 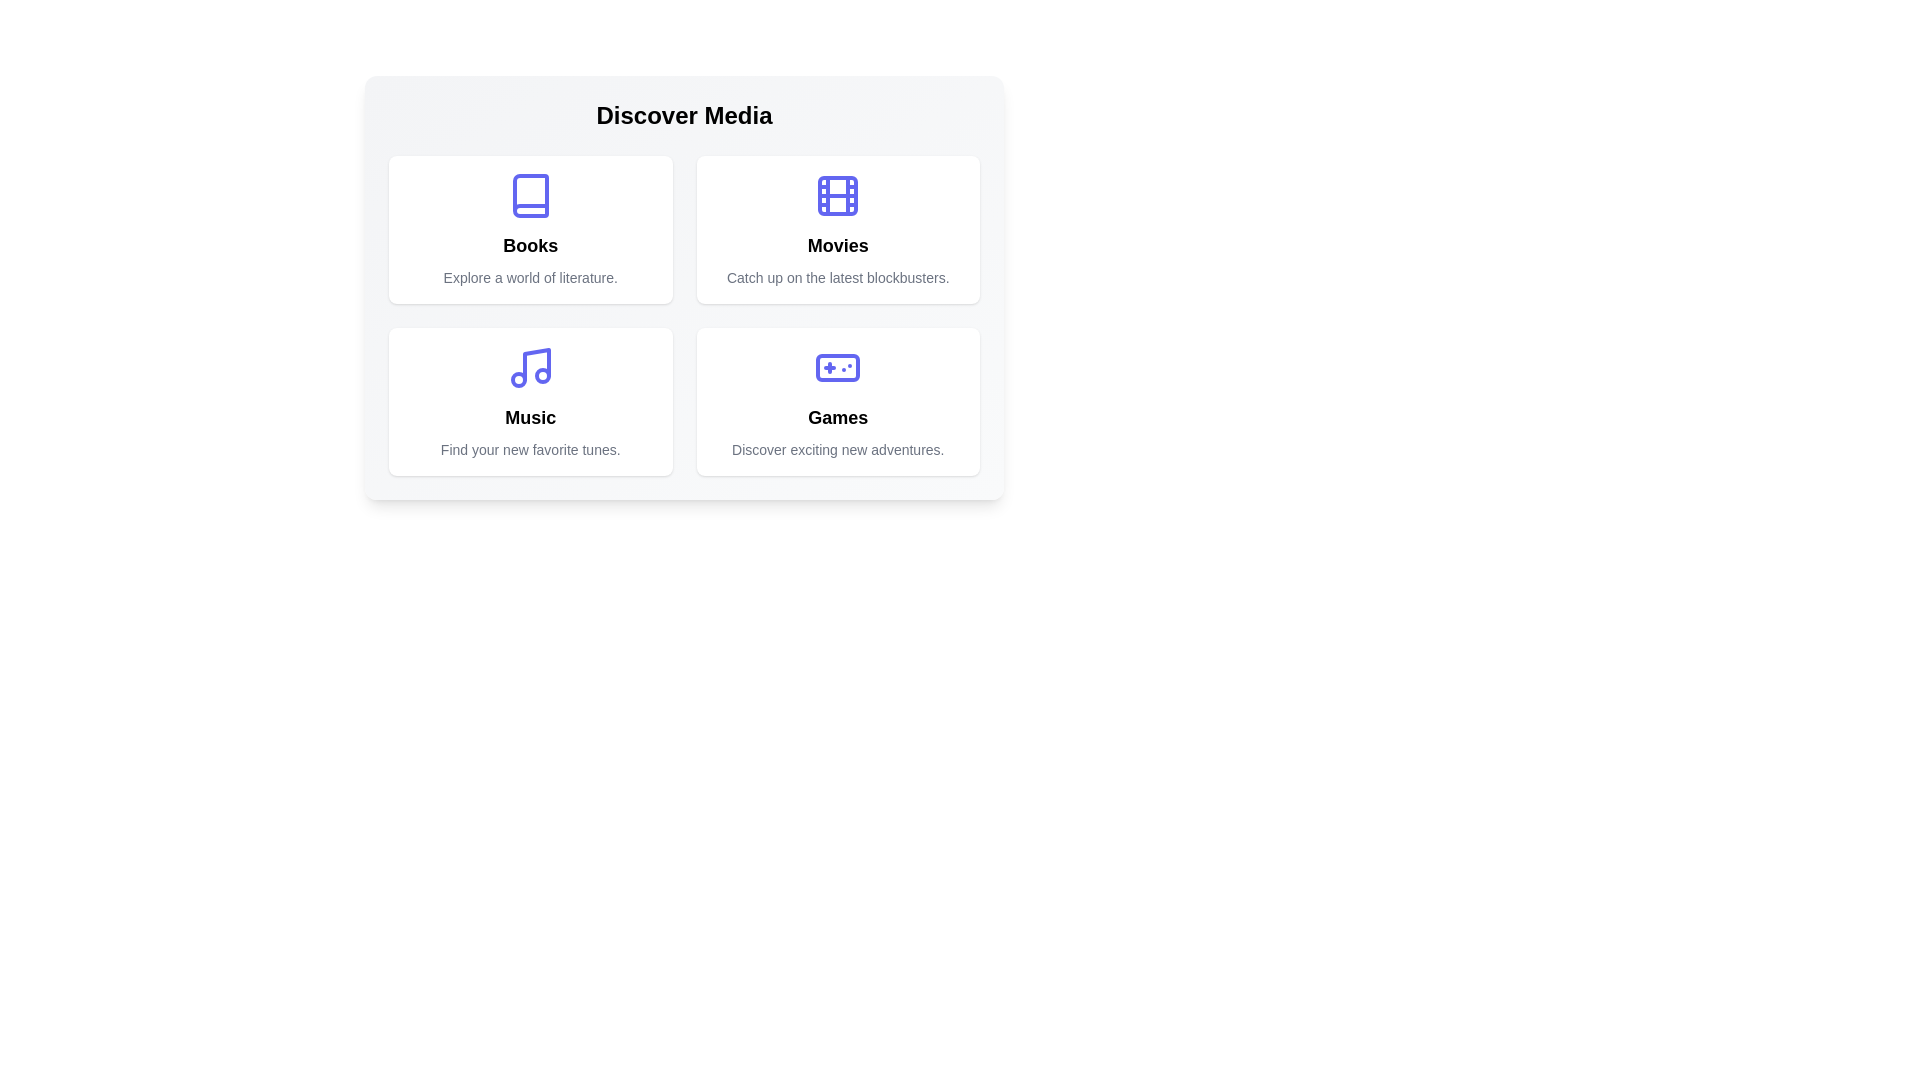 What do you see at coordinates (530, 229) in the screenshot?
I see `the media category card for Books` at bounding box center [530, 229].